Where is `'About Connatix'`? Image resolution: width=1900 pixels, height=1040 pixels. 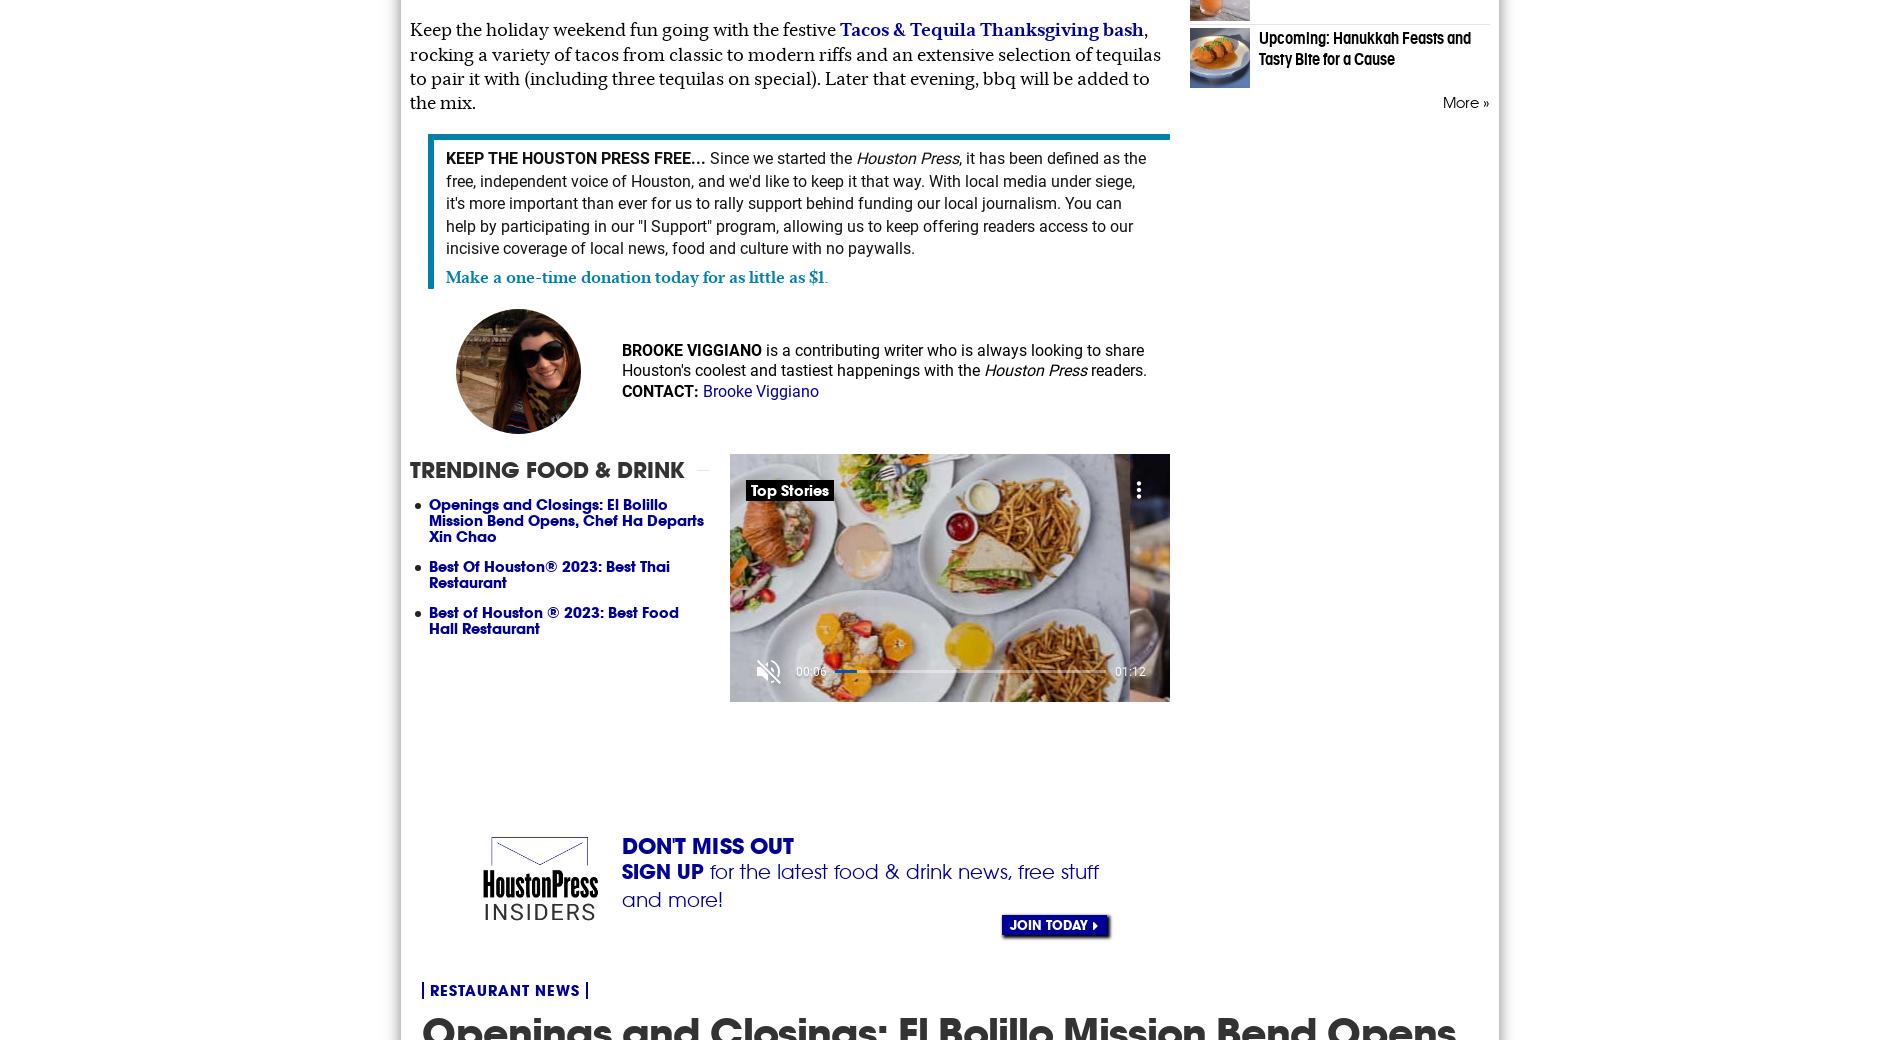
'About Connatix' is located at coordinates (889, 478).